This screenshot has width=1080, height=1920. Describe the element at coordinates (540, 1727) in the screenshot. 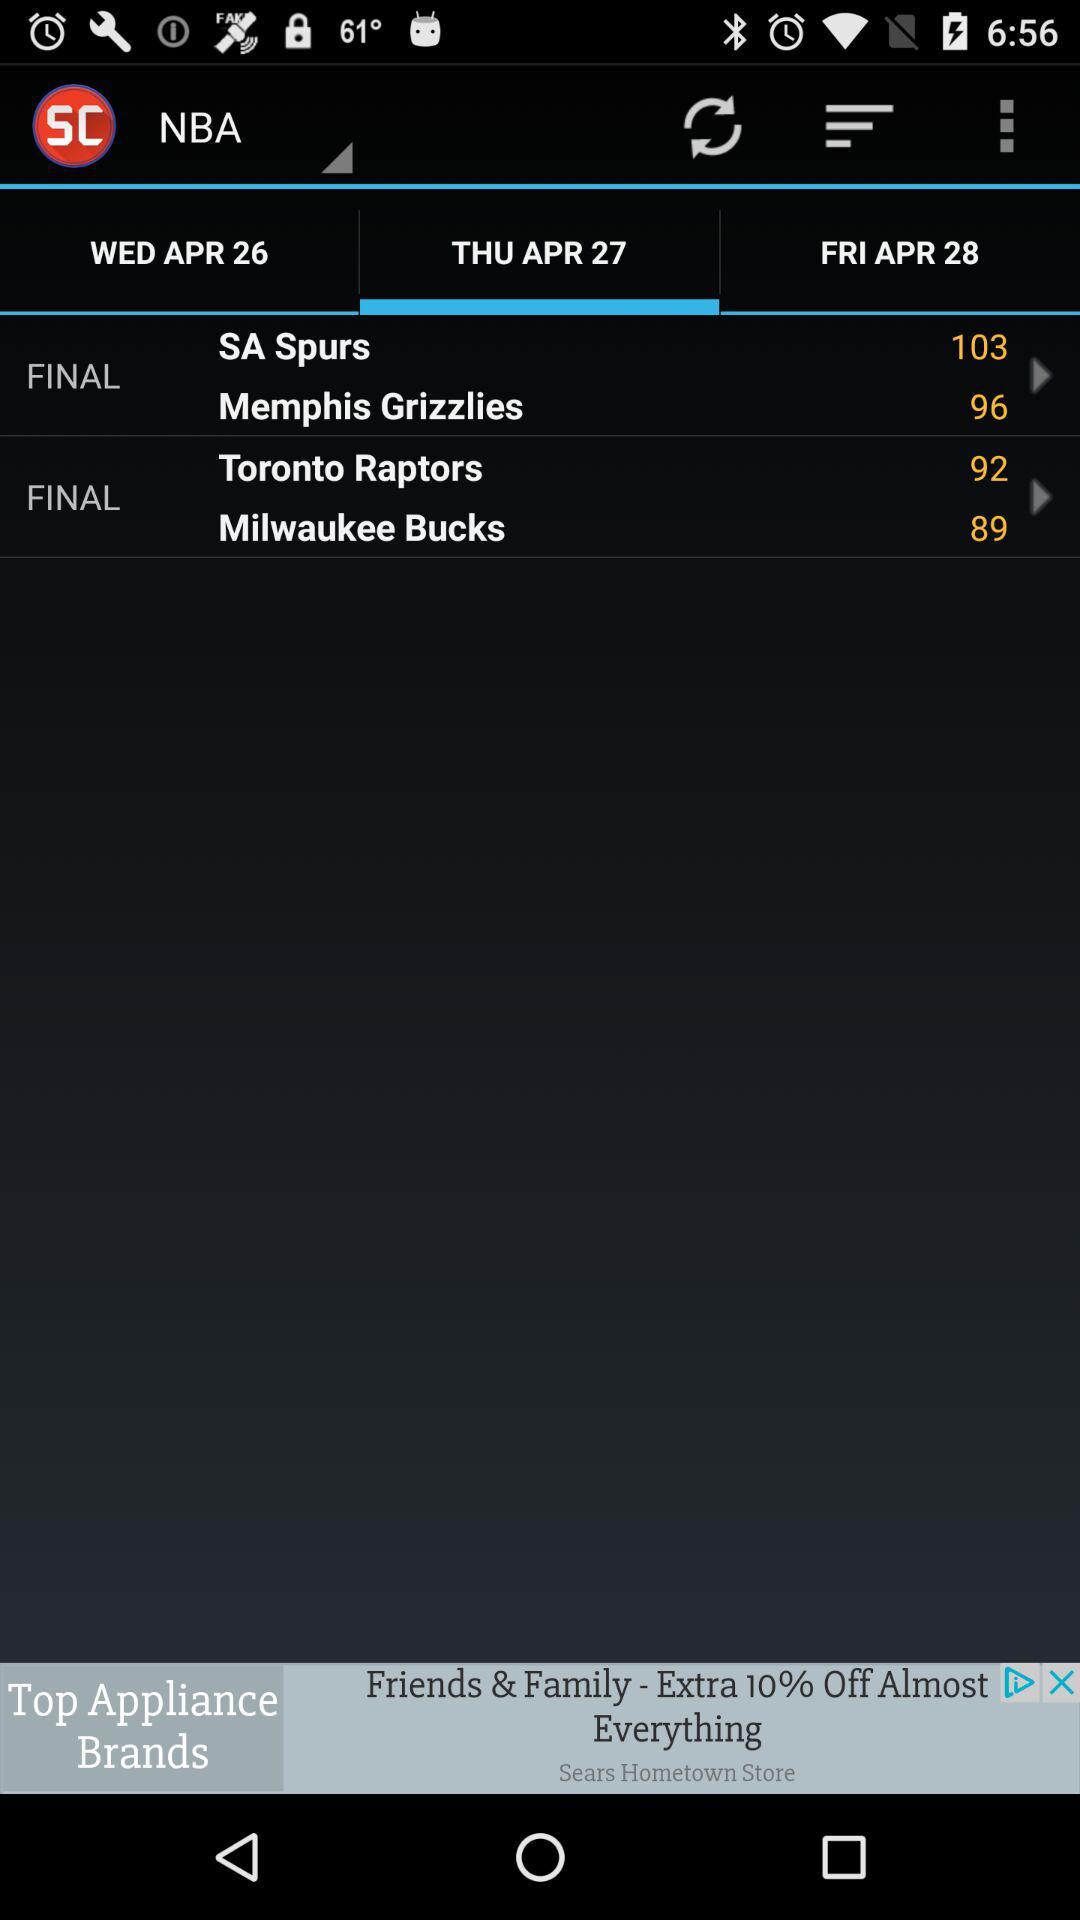

I see `advertisement` at that location.